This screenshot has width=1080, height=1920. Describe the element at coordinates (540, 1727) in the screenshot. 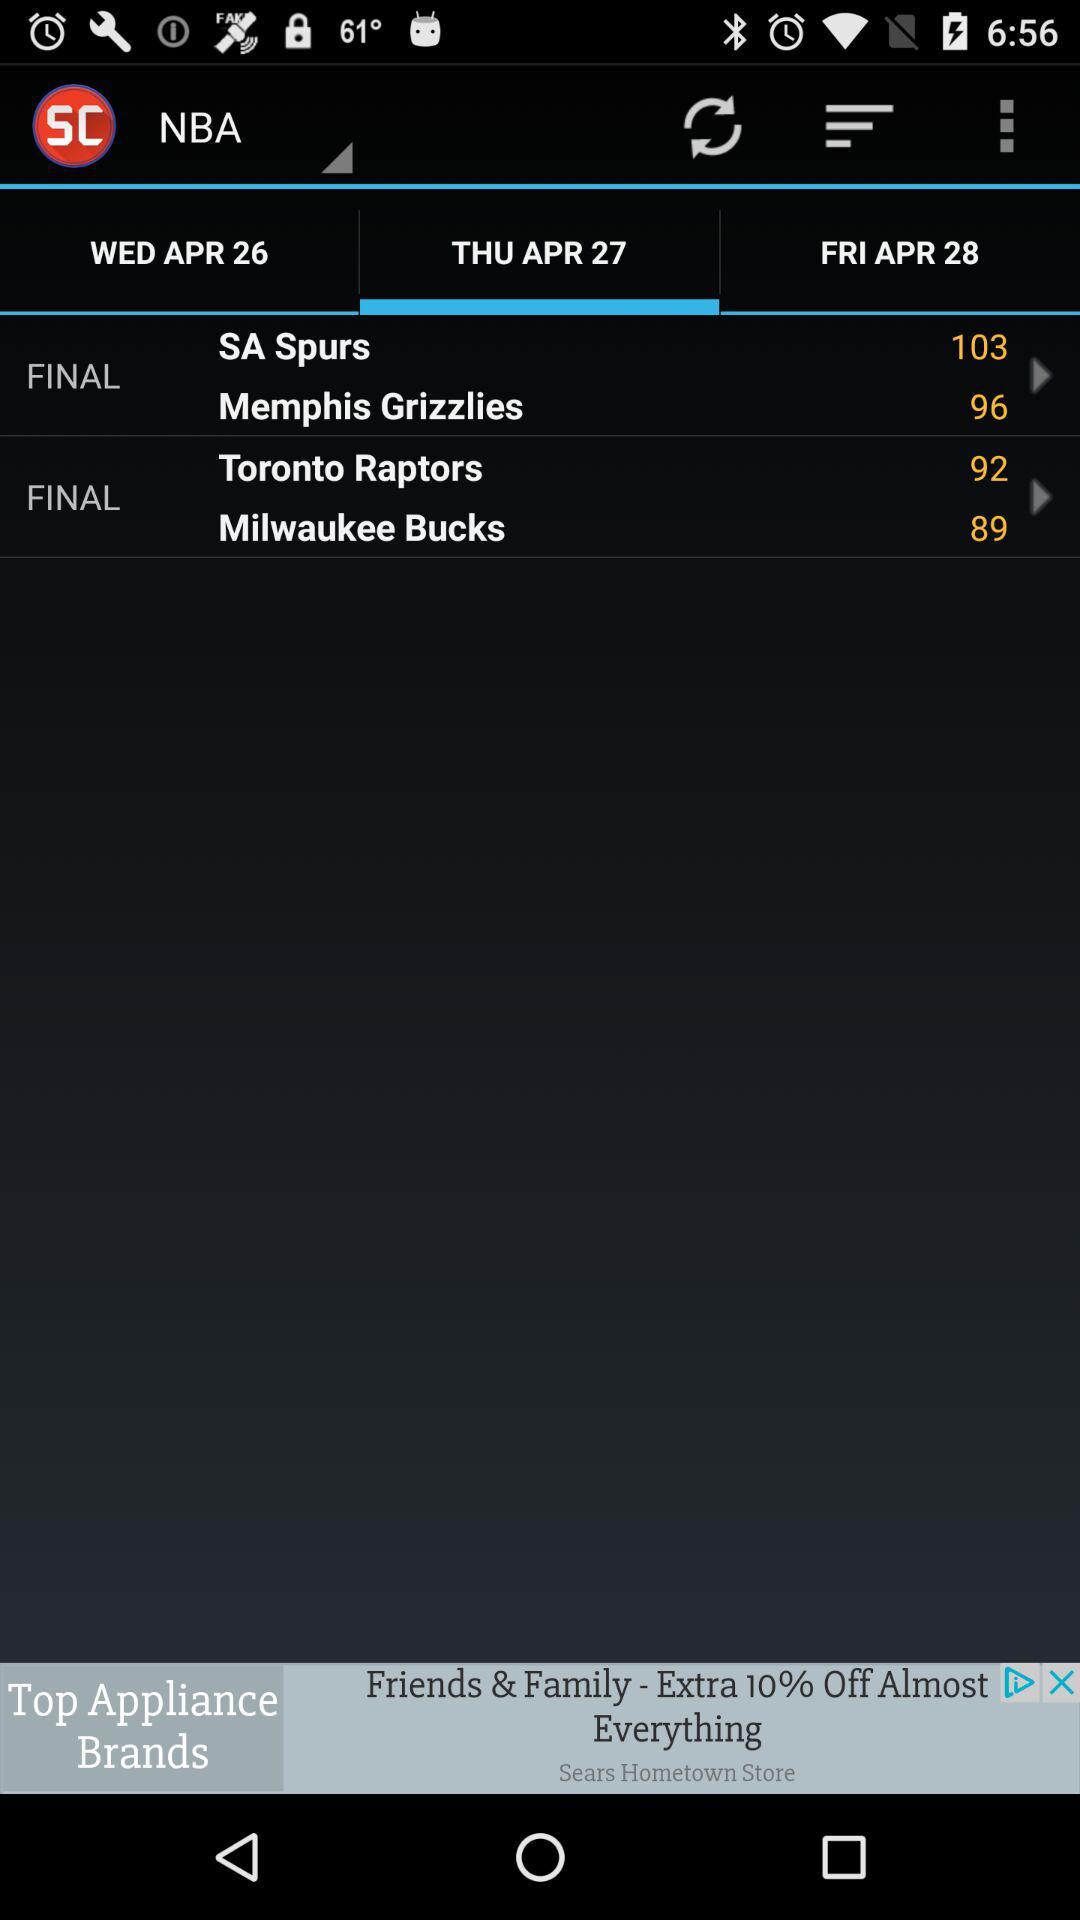

I see `advertisement` at that location.